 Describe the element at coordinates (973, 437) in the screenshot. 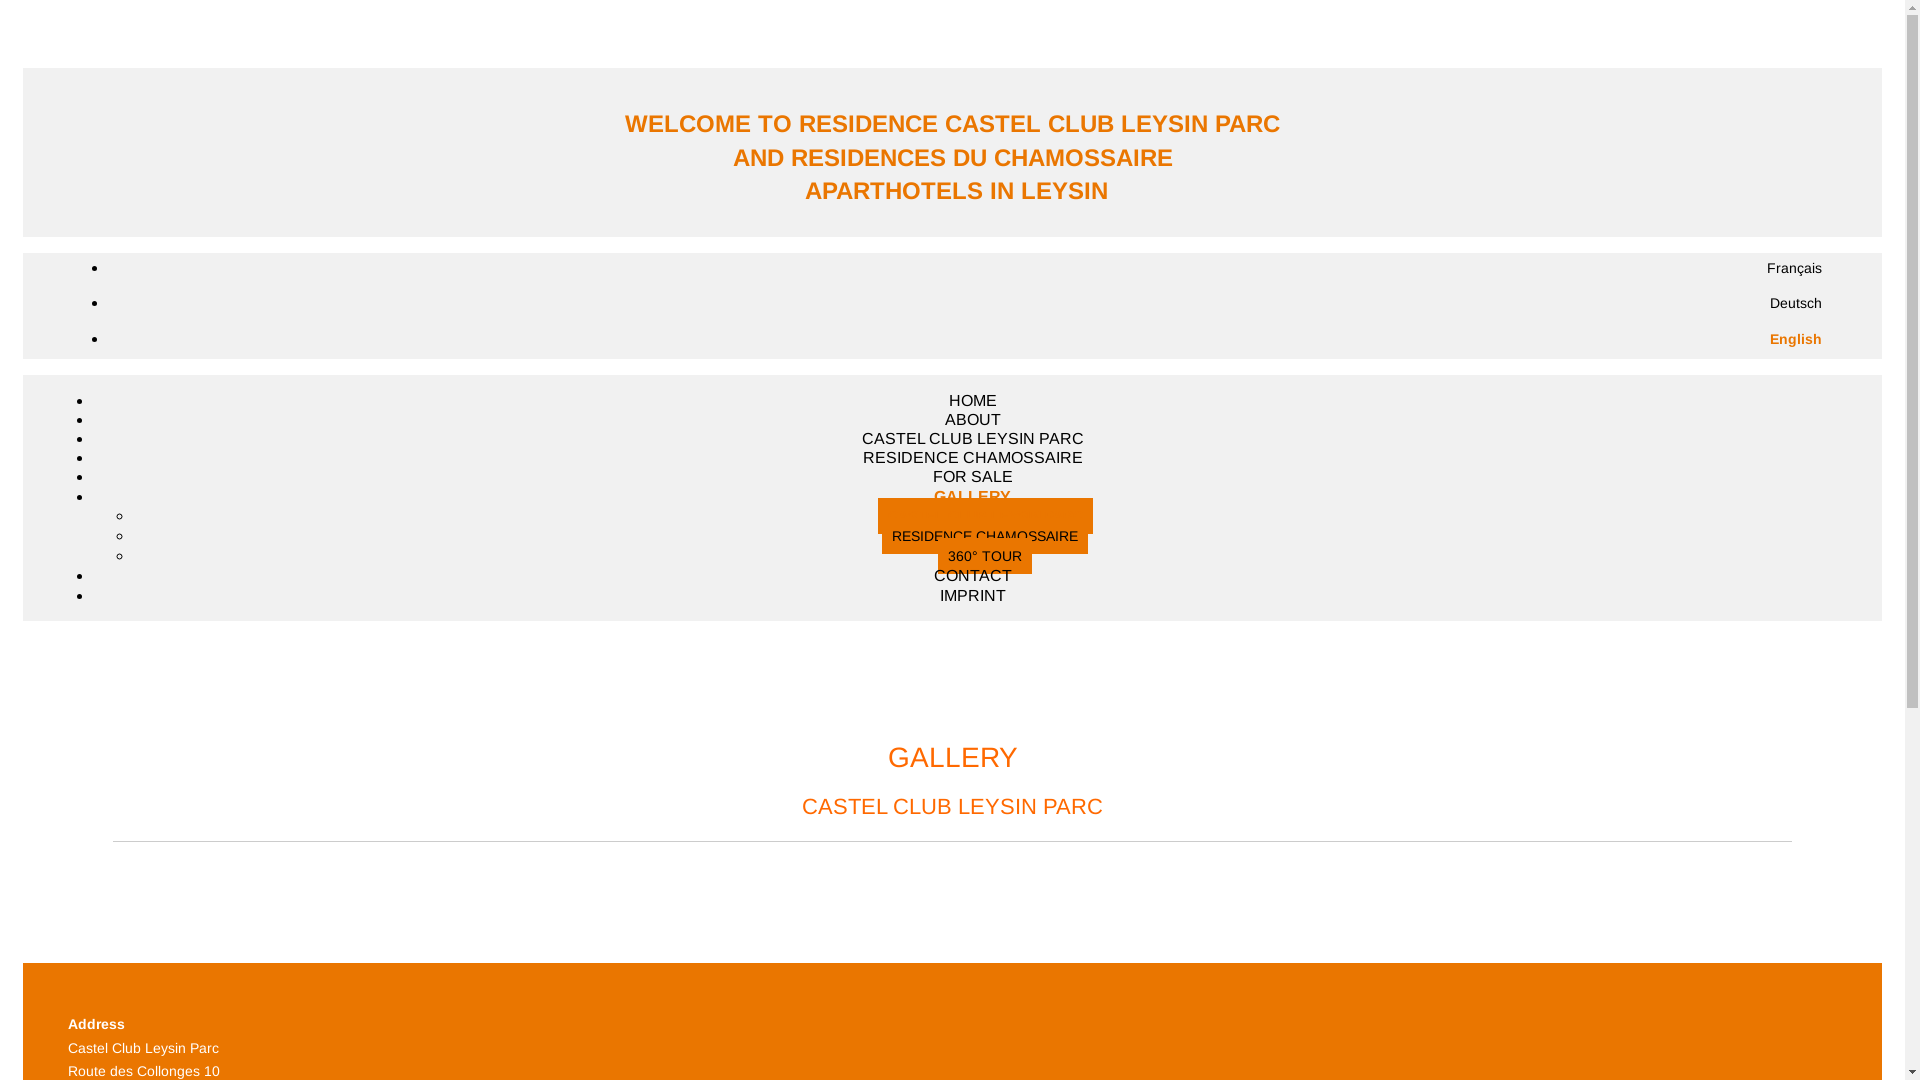

I see `'CASTEL CLUB LEYSIN PARC'` at that location.